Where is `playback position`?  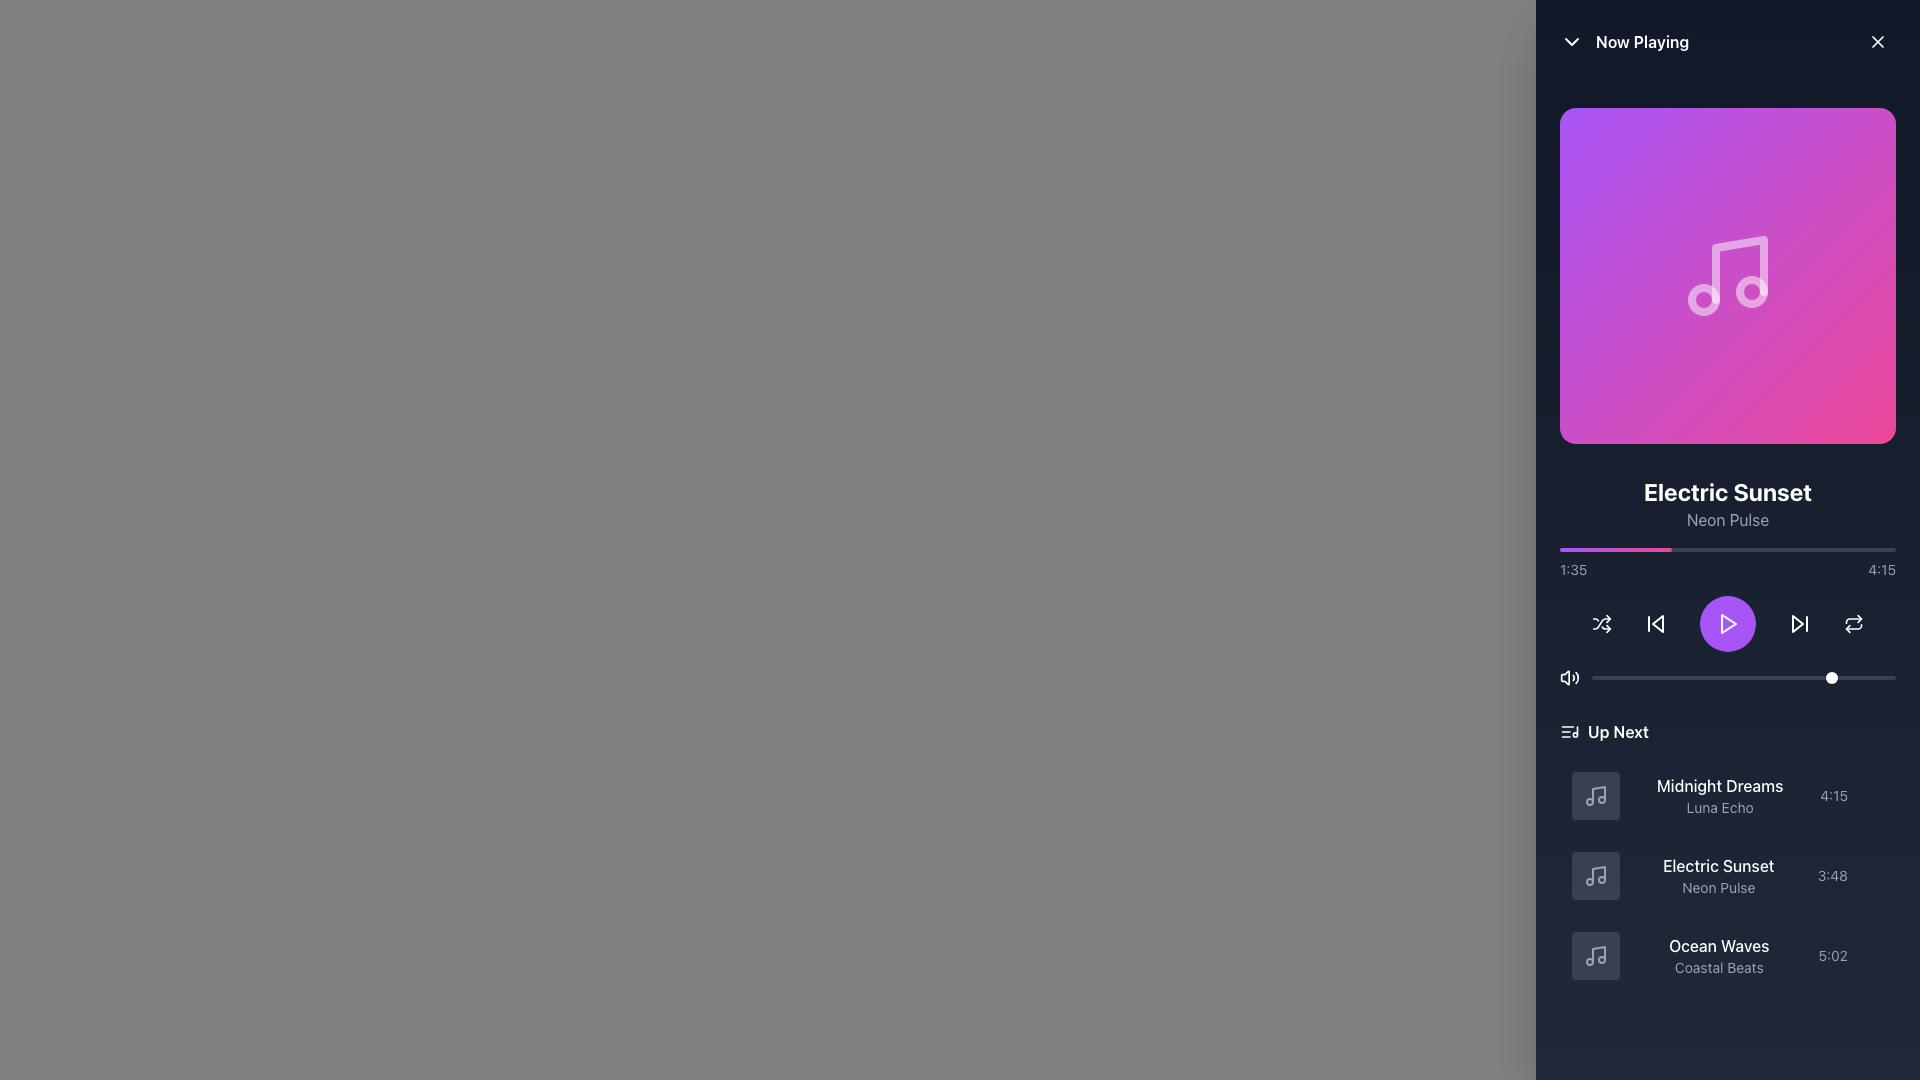 playback position is located at coordinates (1727, 550).